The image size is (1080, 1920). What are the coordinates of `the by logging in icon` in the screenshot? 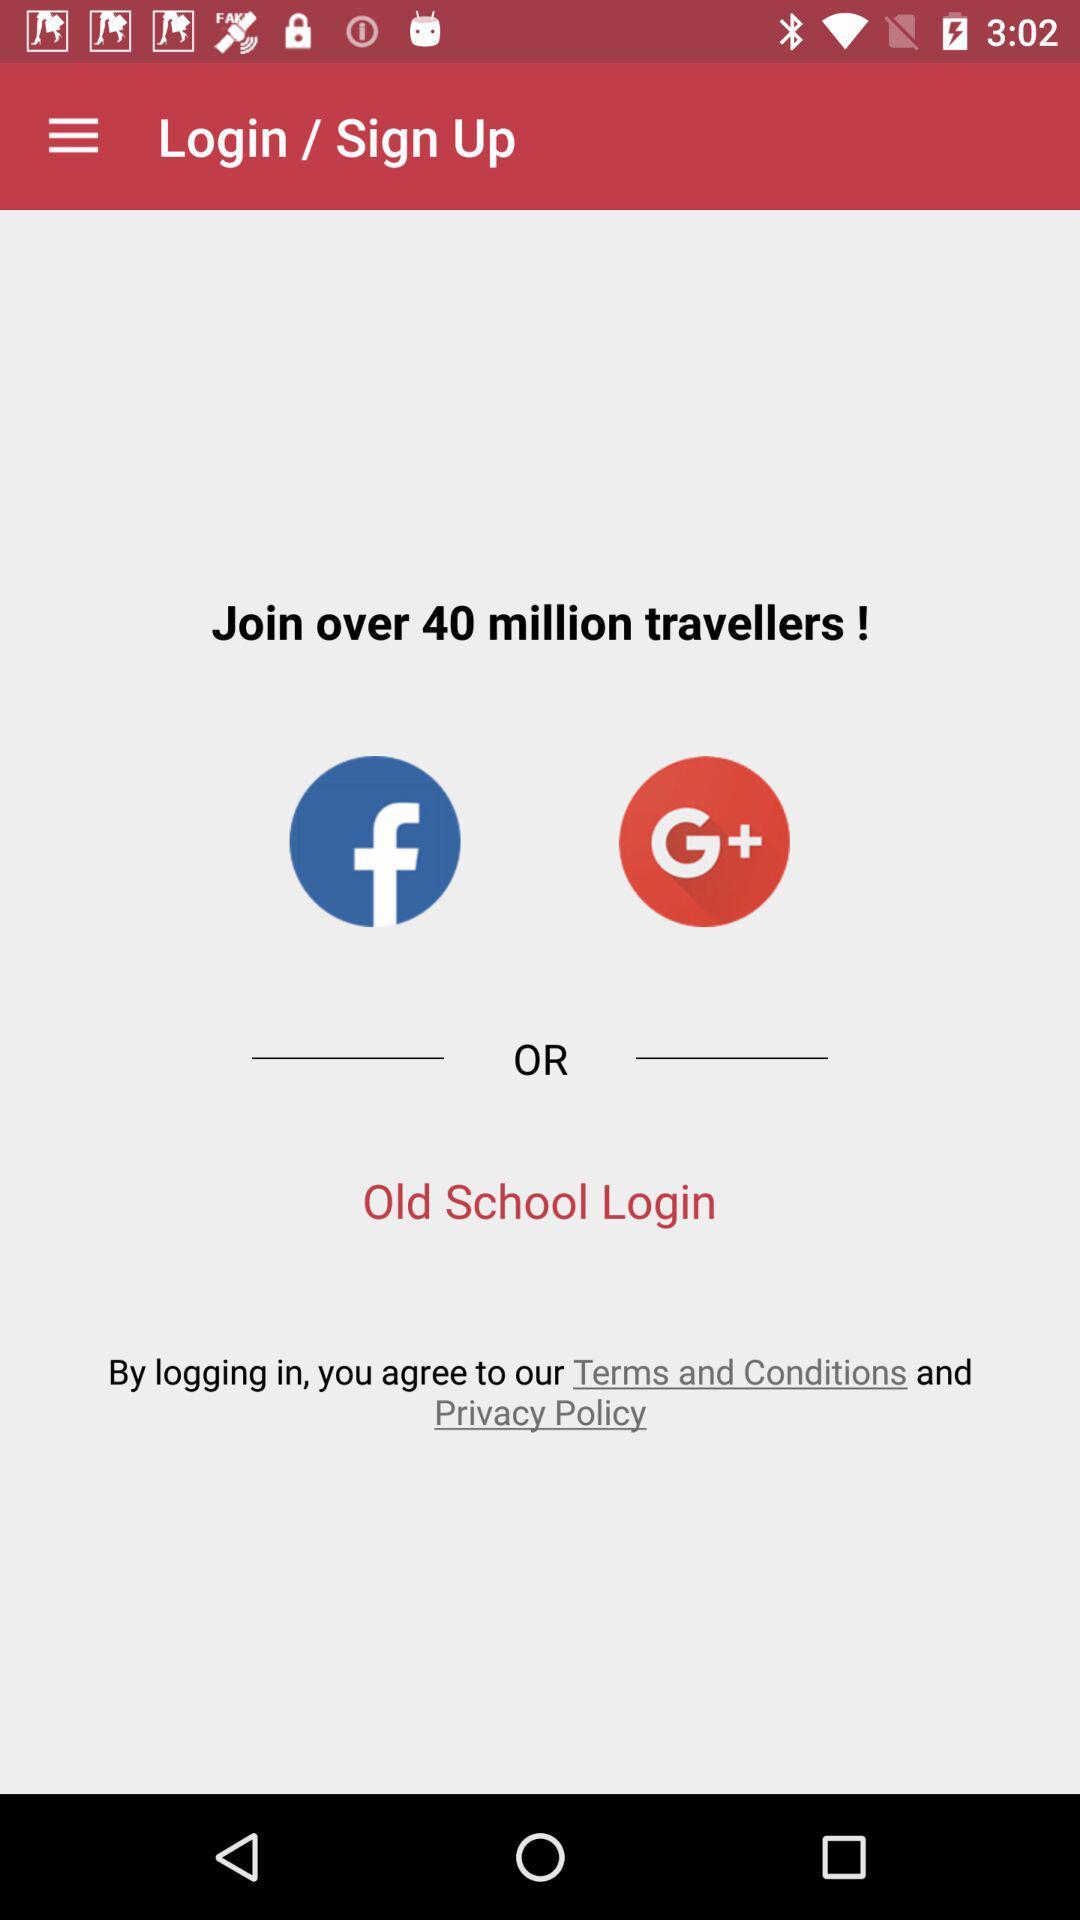 It's located at (540, 1390).